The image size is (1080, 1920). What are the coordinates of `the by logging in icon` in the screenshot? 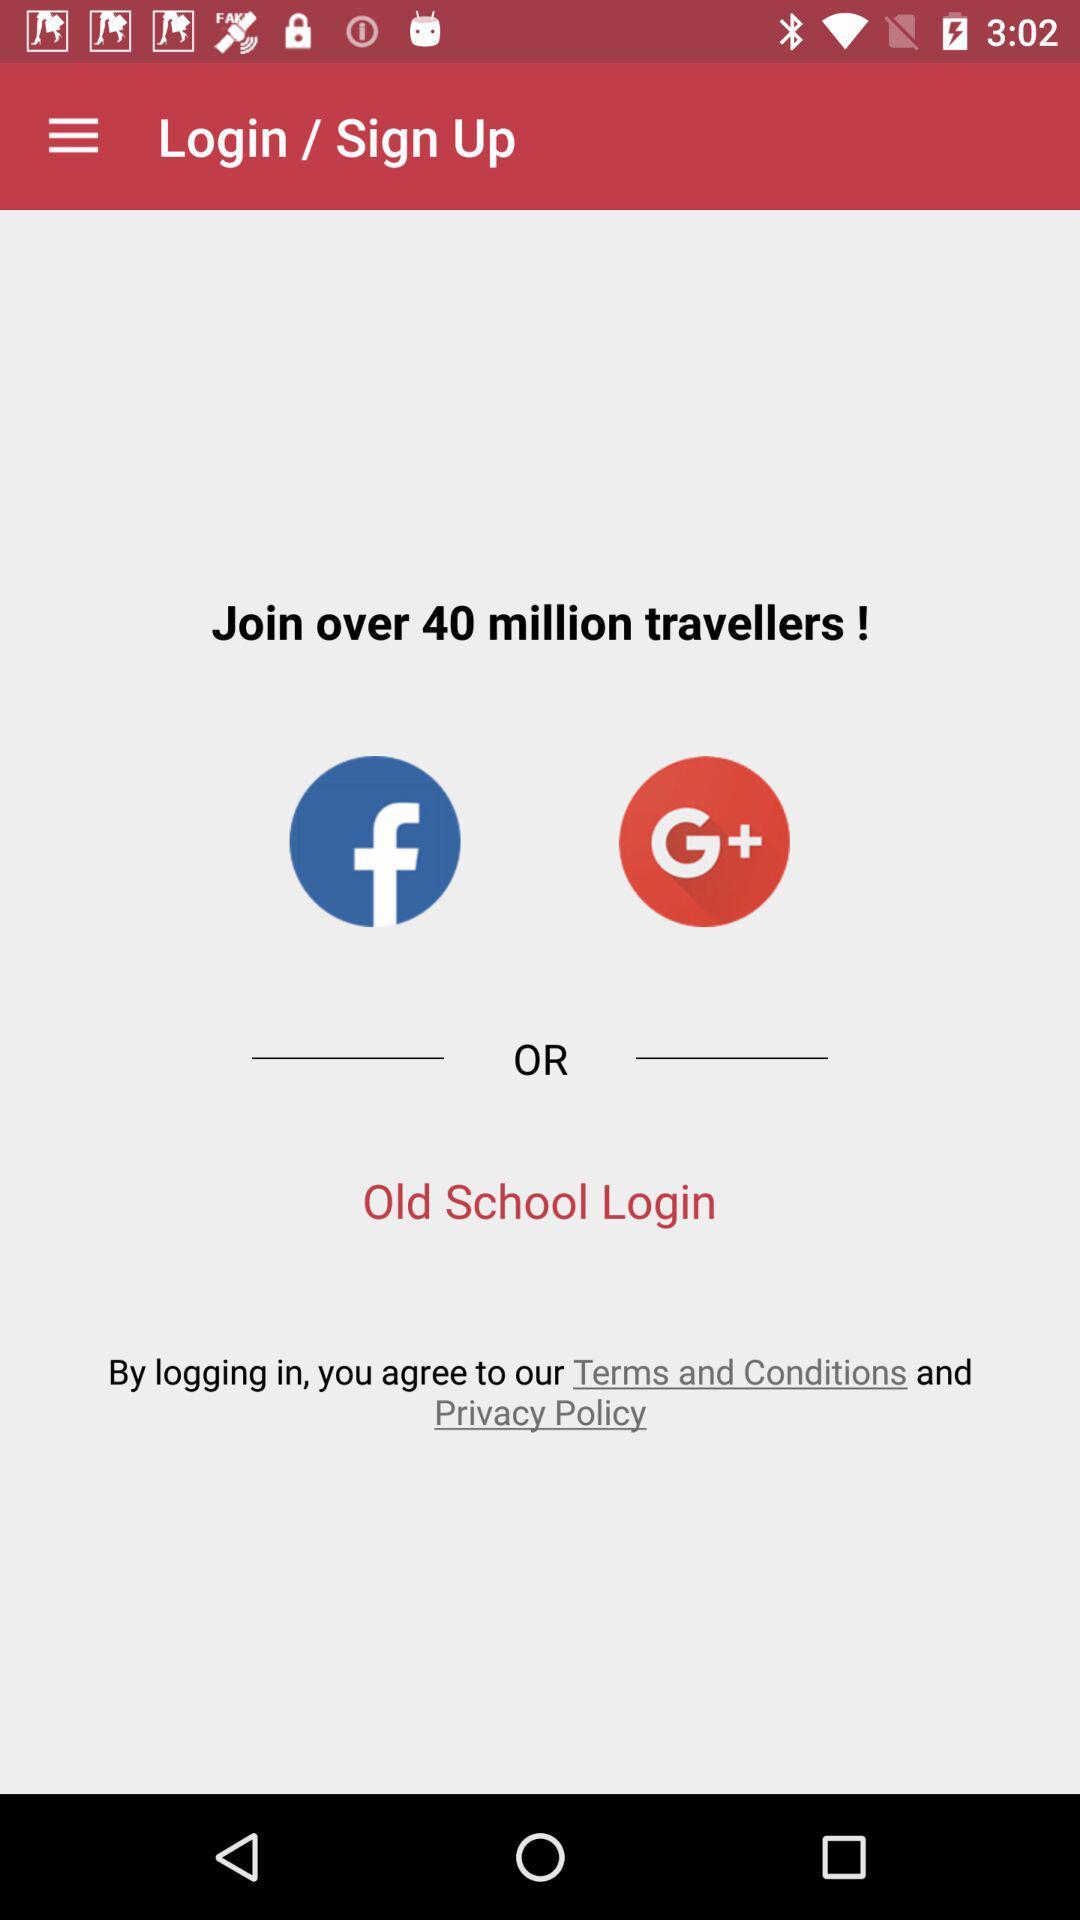 It's located at (540, 1390).